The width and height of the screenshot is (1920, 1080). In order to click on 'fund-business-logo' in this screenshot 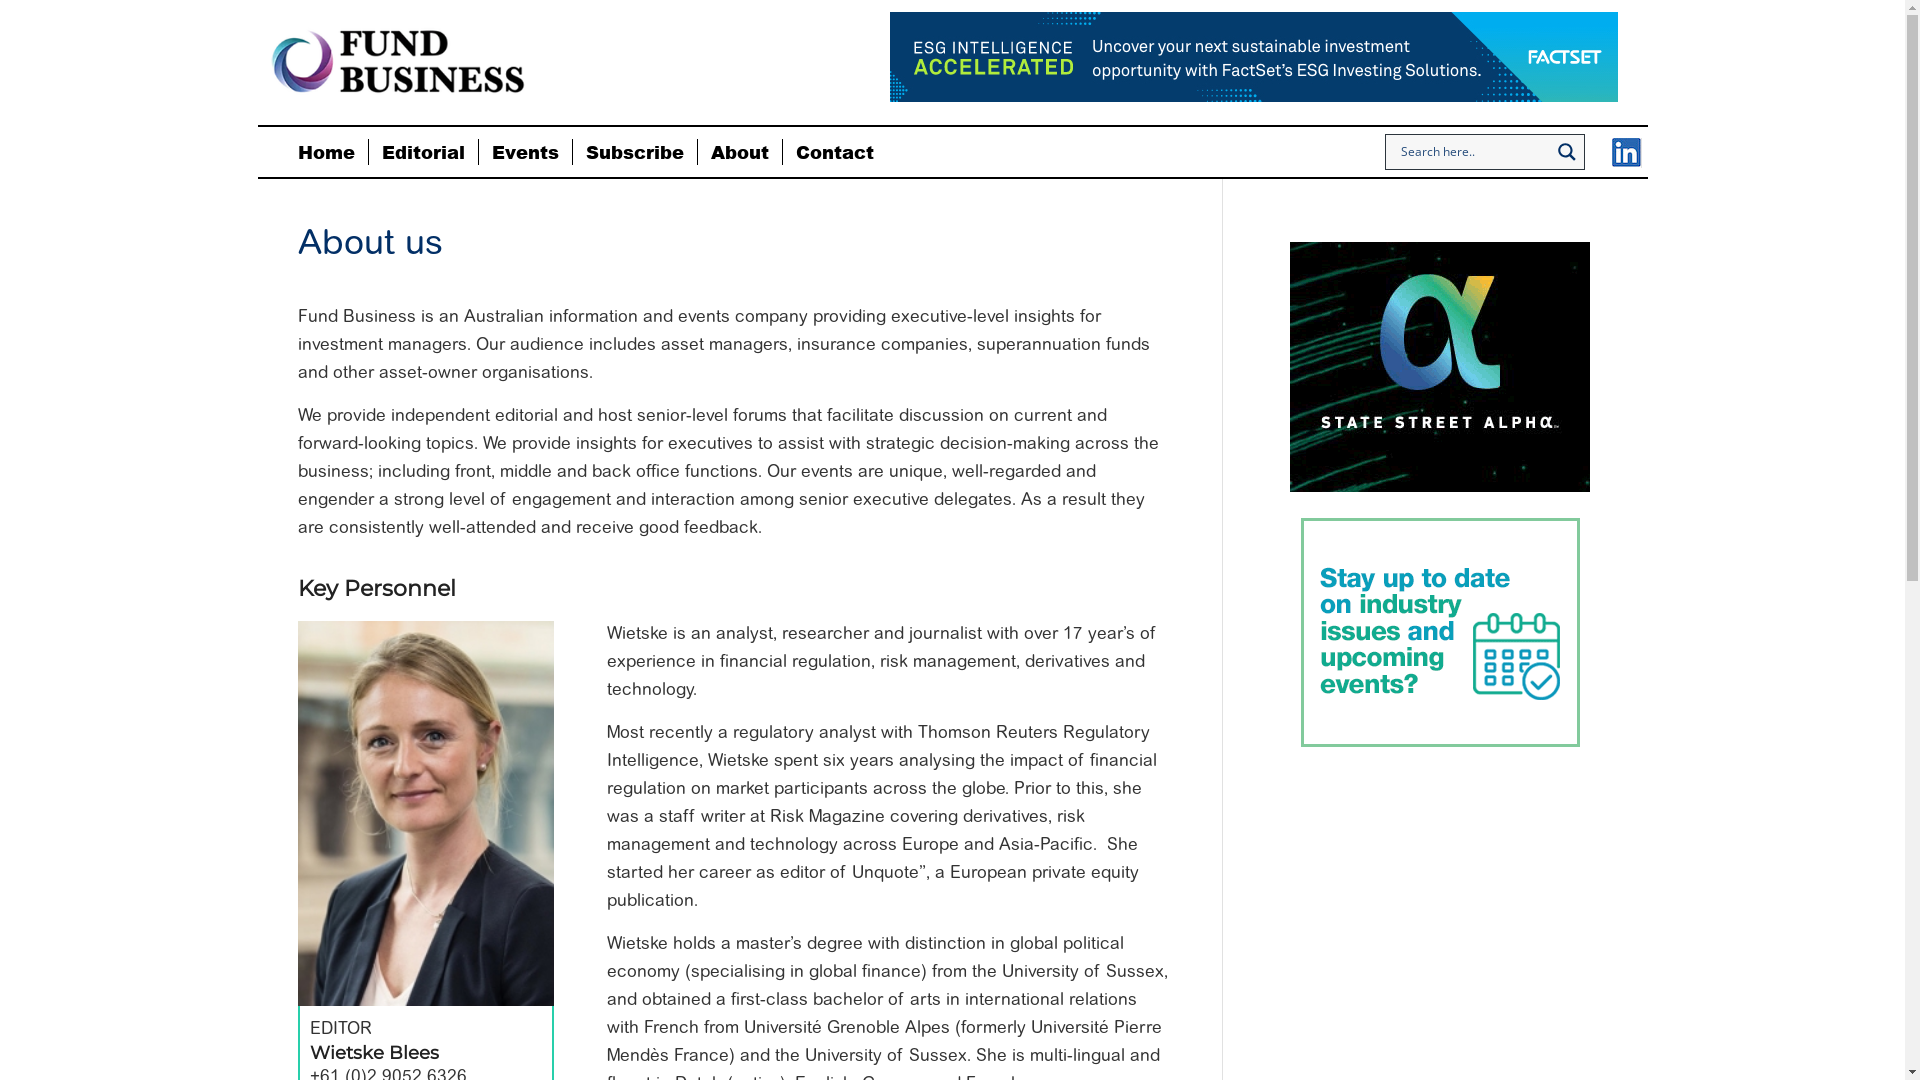, I will do `click(398, 61)`.